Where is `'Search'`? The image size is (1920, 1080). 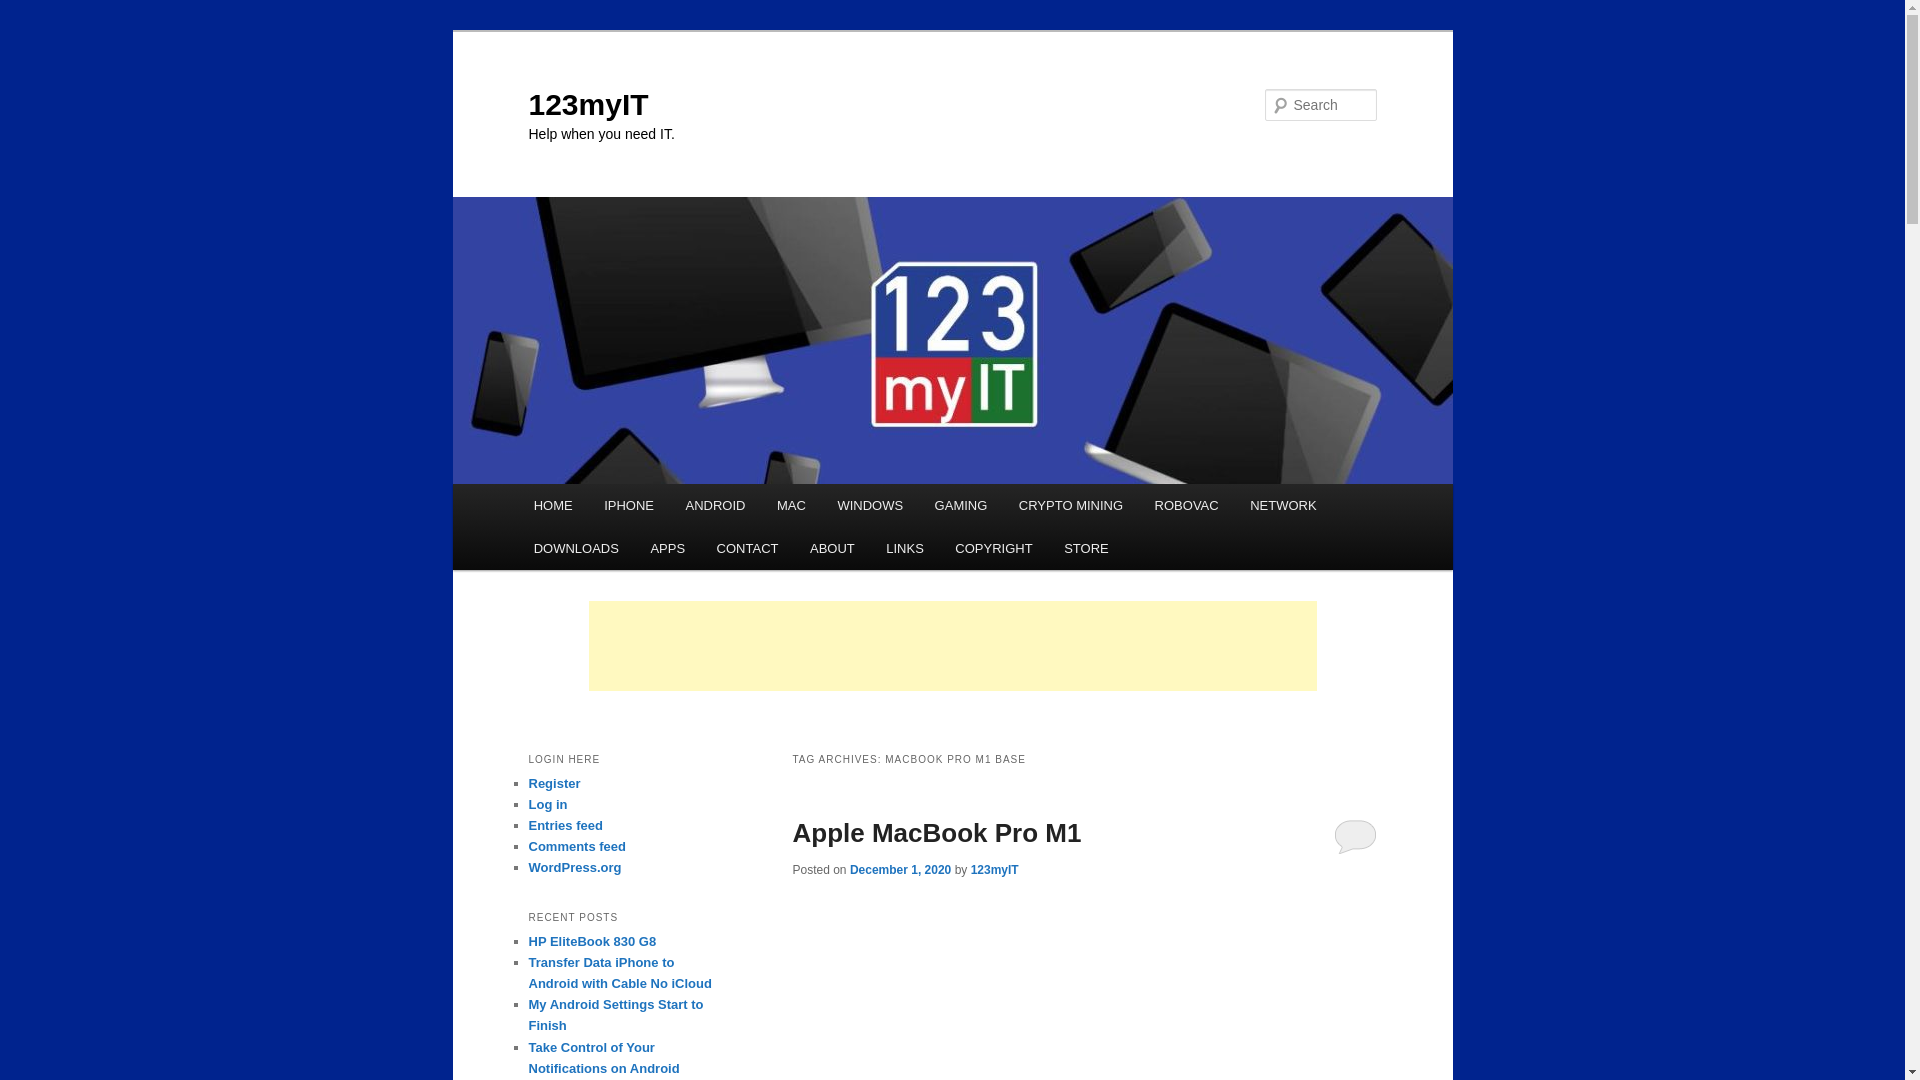
'Search' is located at coordinates (32, 11).